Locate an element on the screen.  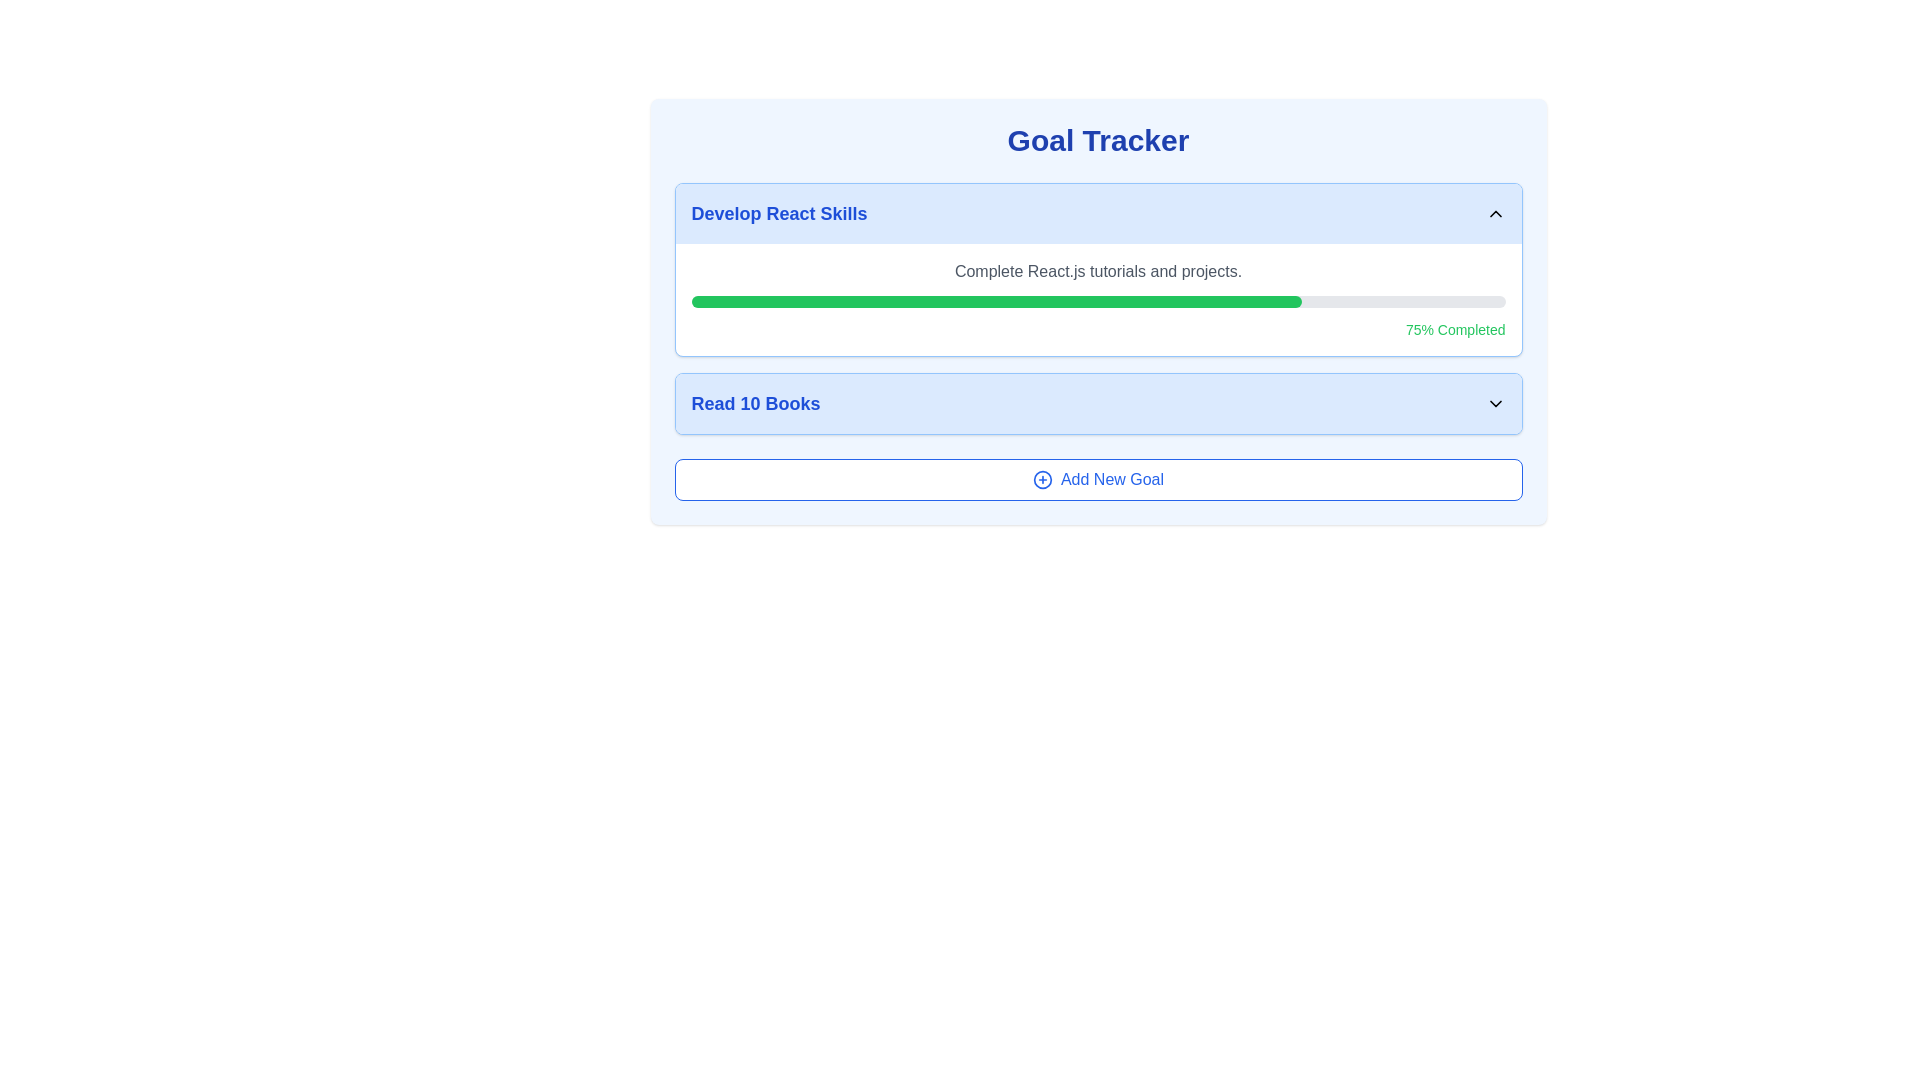
the progress tracker component labeled 'Develop React Skills' which contains the progress bar indicating '75% Completed' for potential interactivity is located at coordinates (1097, 308).